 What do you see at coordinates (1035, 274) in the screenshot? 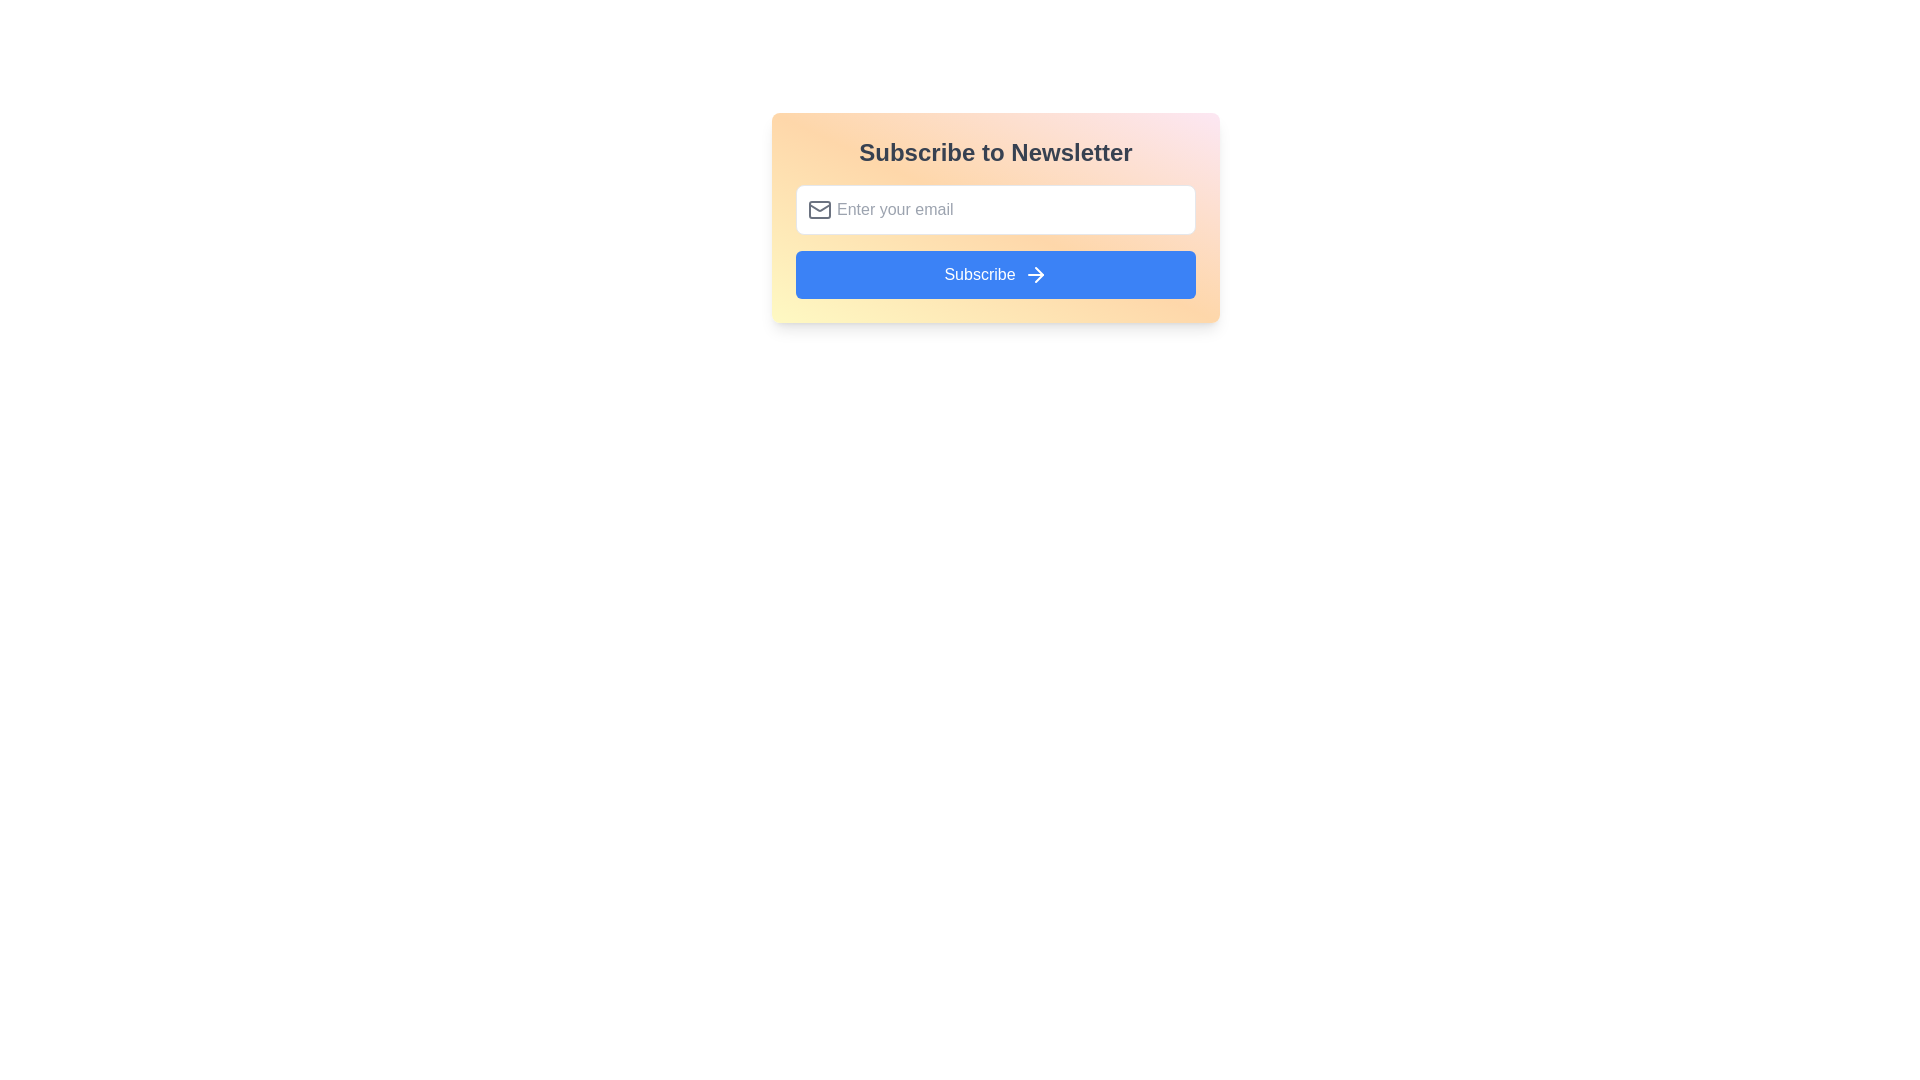
I see `the arrow icon located at the right end of the blue 'Subscribe' button, which indicates a forward action when the button is clicked` at bounding box center [1035, 274].